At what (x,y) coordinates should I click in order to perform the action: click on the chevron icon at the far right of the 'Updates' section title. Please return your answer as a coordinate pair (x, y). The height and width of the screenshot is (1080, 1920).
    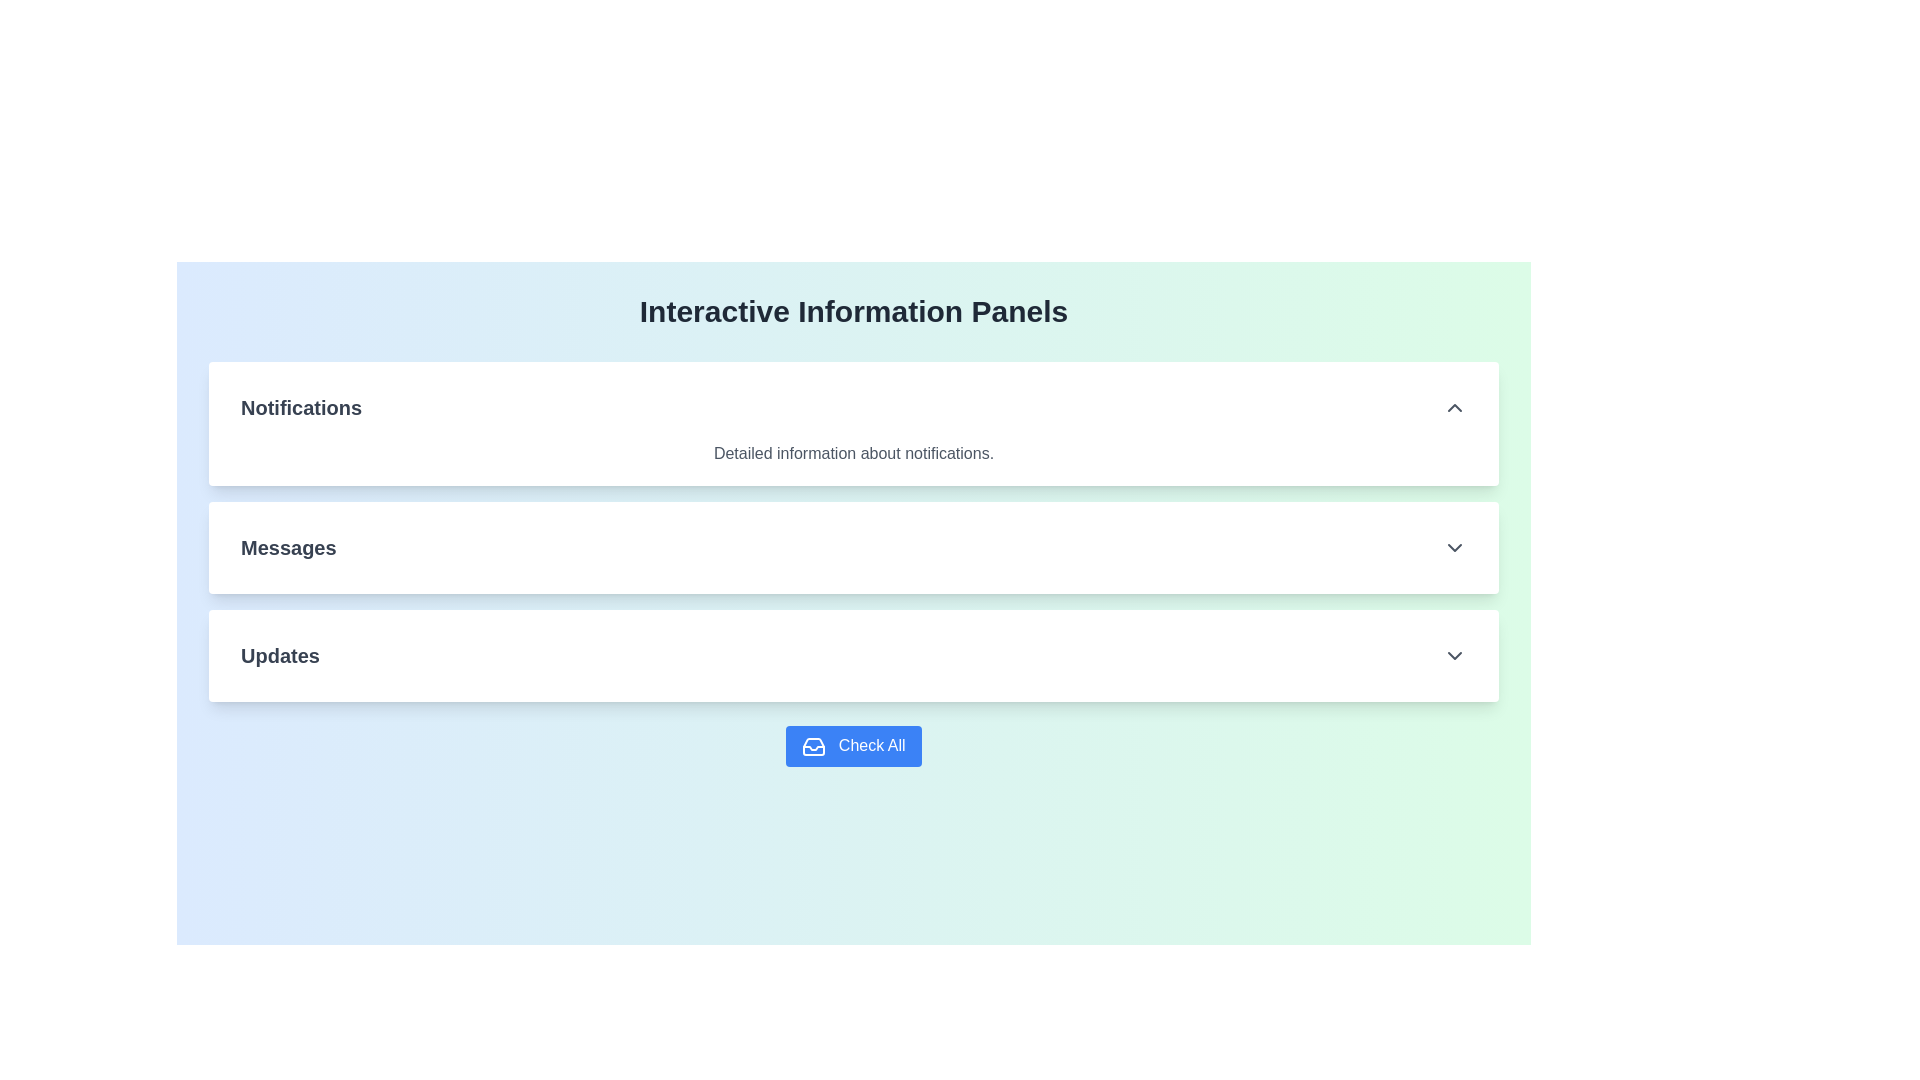
    Looking at the image, I should click on (1454, 655).